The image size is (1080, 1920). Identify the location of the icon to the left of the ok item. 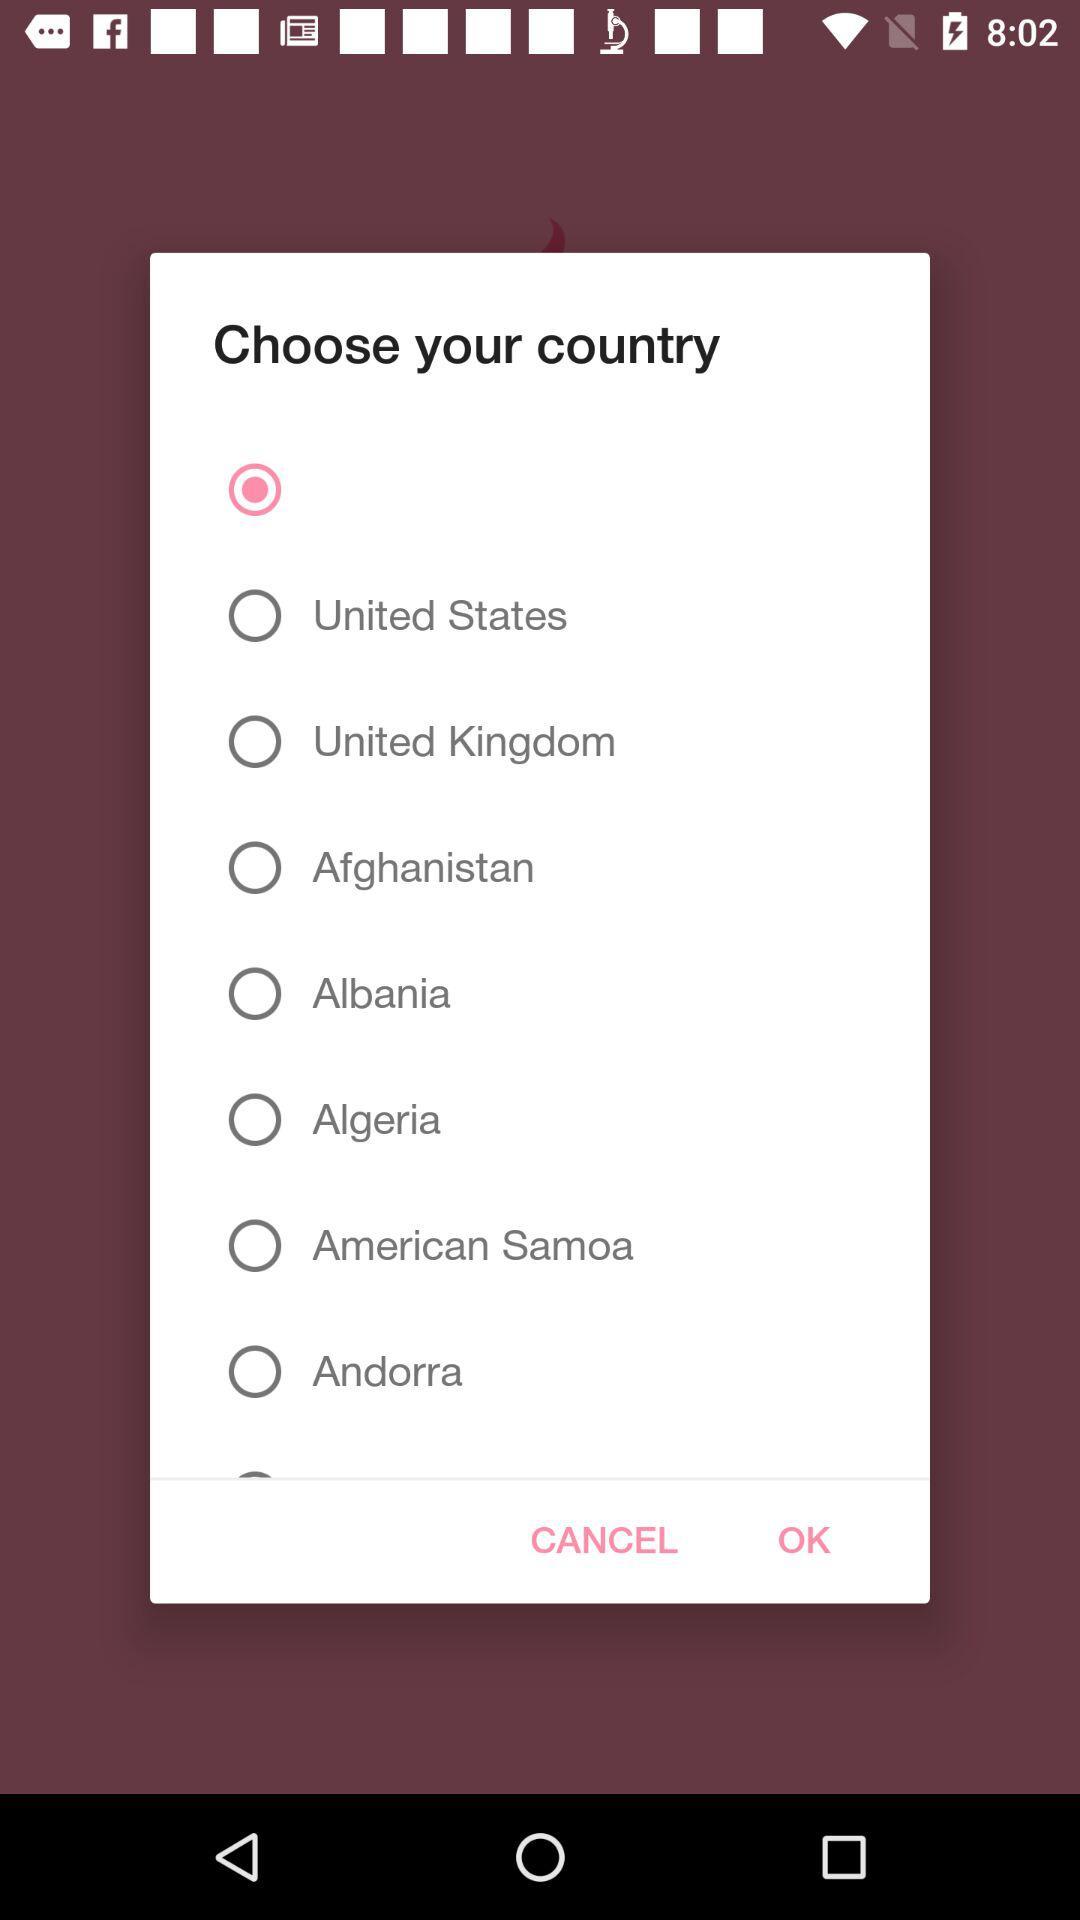
(603, 1539).